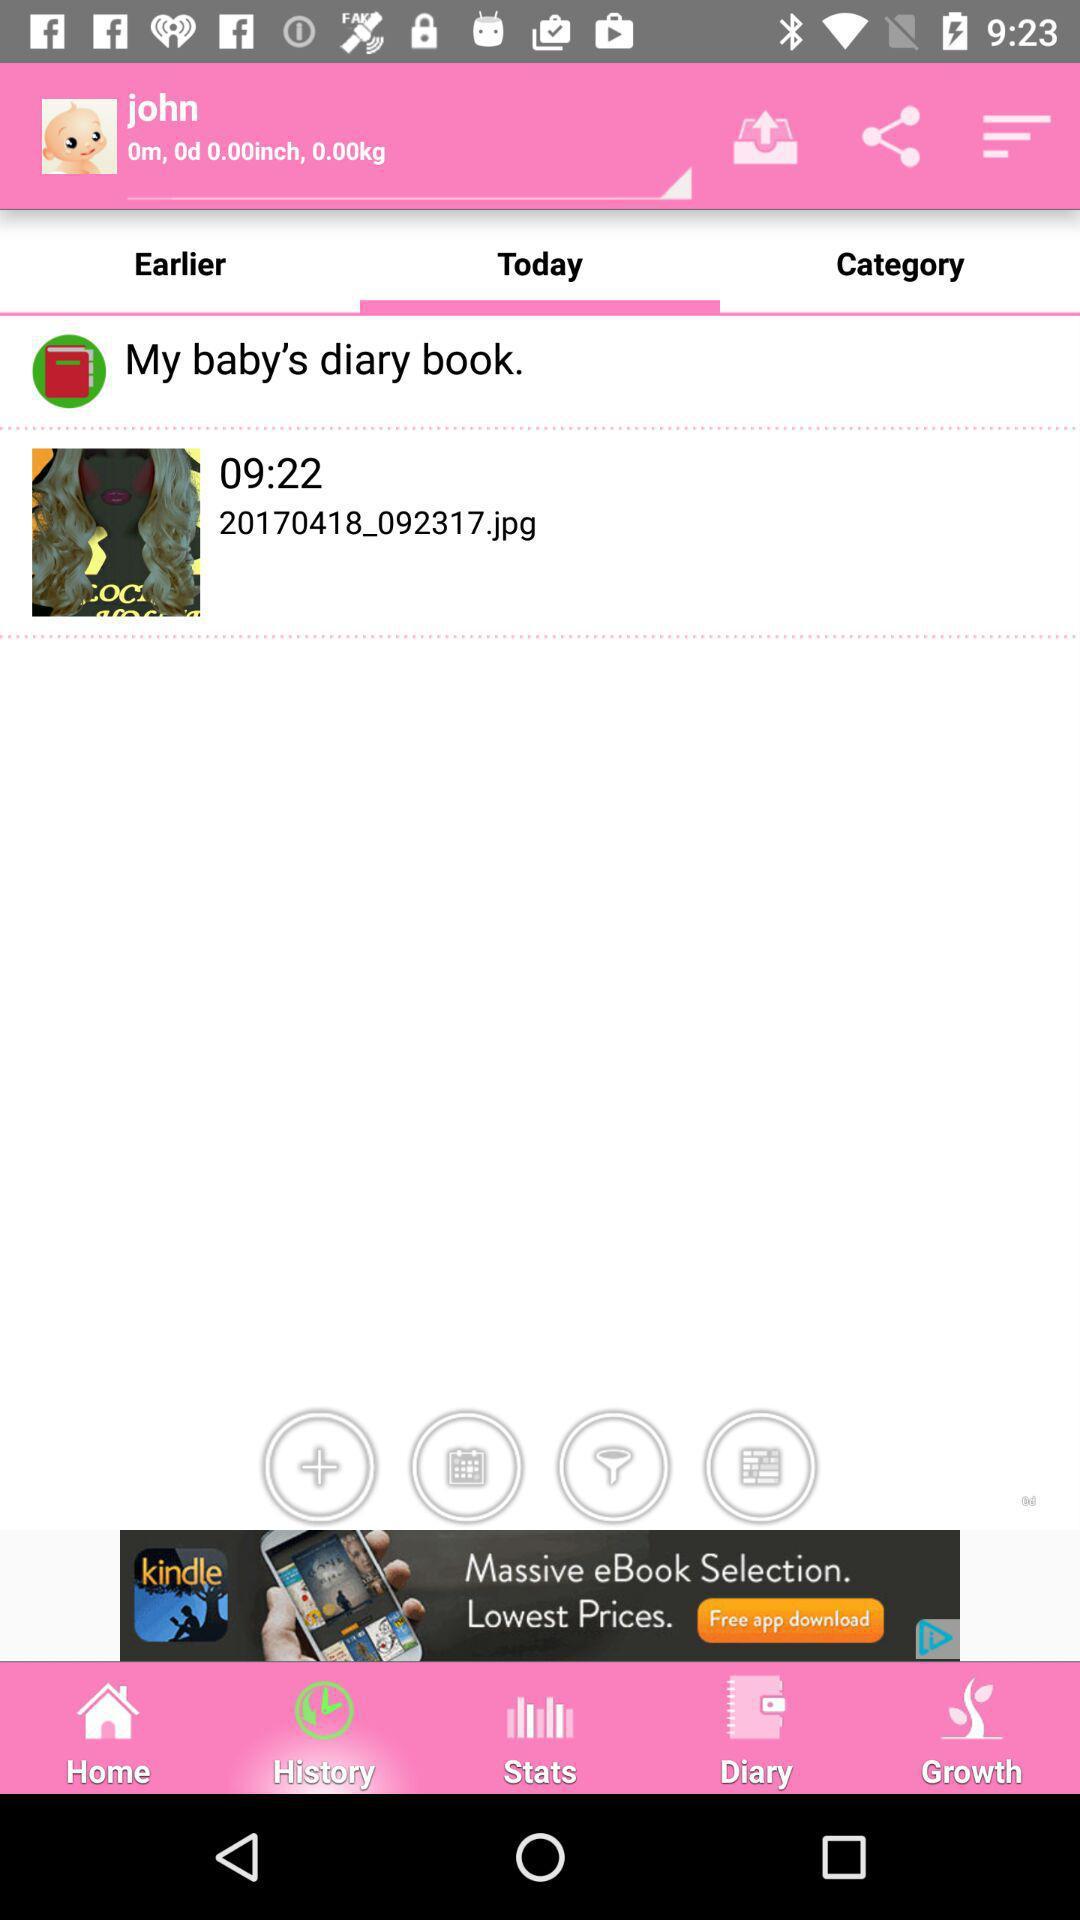  Describe the element at coordinates (68, 370) in the screenshot. I see `take the icon left to my babys` at that location.